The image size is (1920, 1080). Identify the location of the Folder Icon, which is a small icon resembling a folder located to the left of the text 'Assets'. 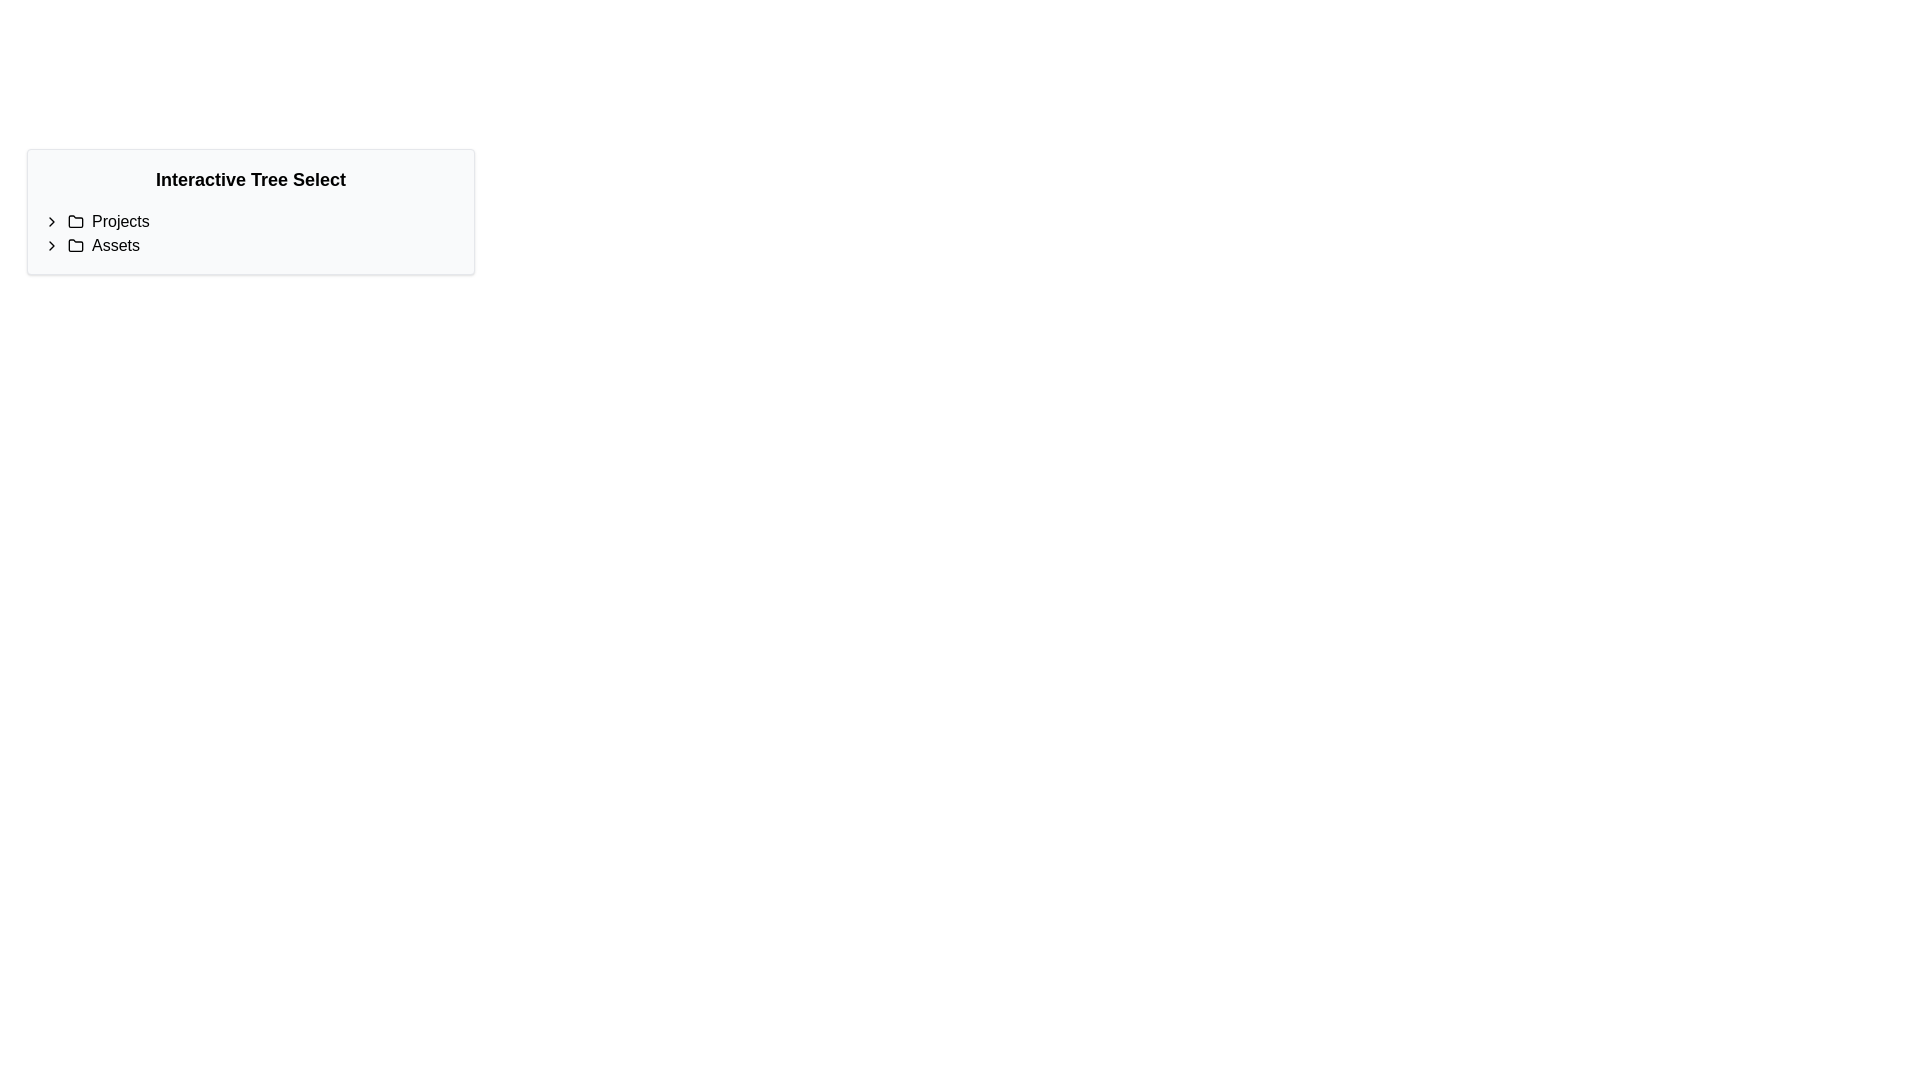
(76, 245).